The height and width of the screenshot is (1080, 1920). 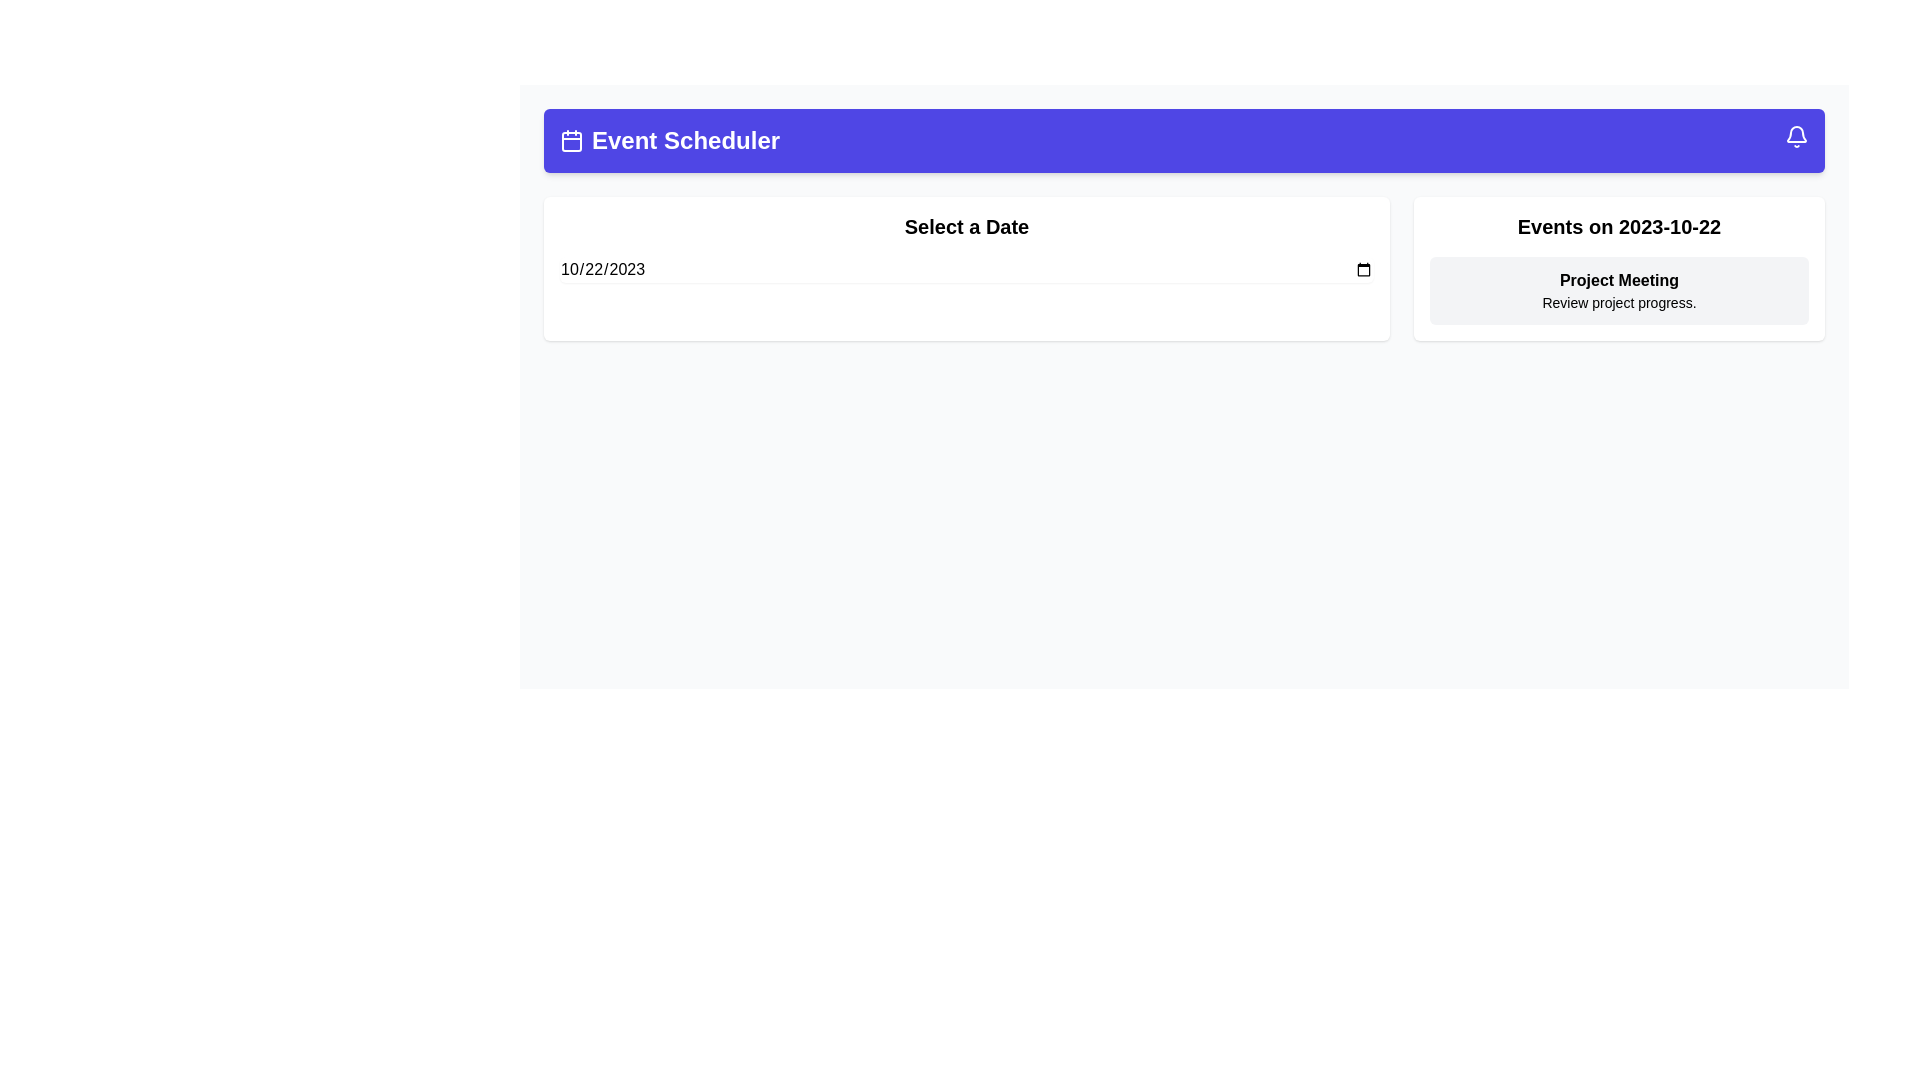 I want to click on text displayed in the Text Display Block that has a bold heading 'Project Meeting' and smaller text 'Review project progress.', so click(x=1619, y=290).